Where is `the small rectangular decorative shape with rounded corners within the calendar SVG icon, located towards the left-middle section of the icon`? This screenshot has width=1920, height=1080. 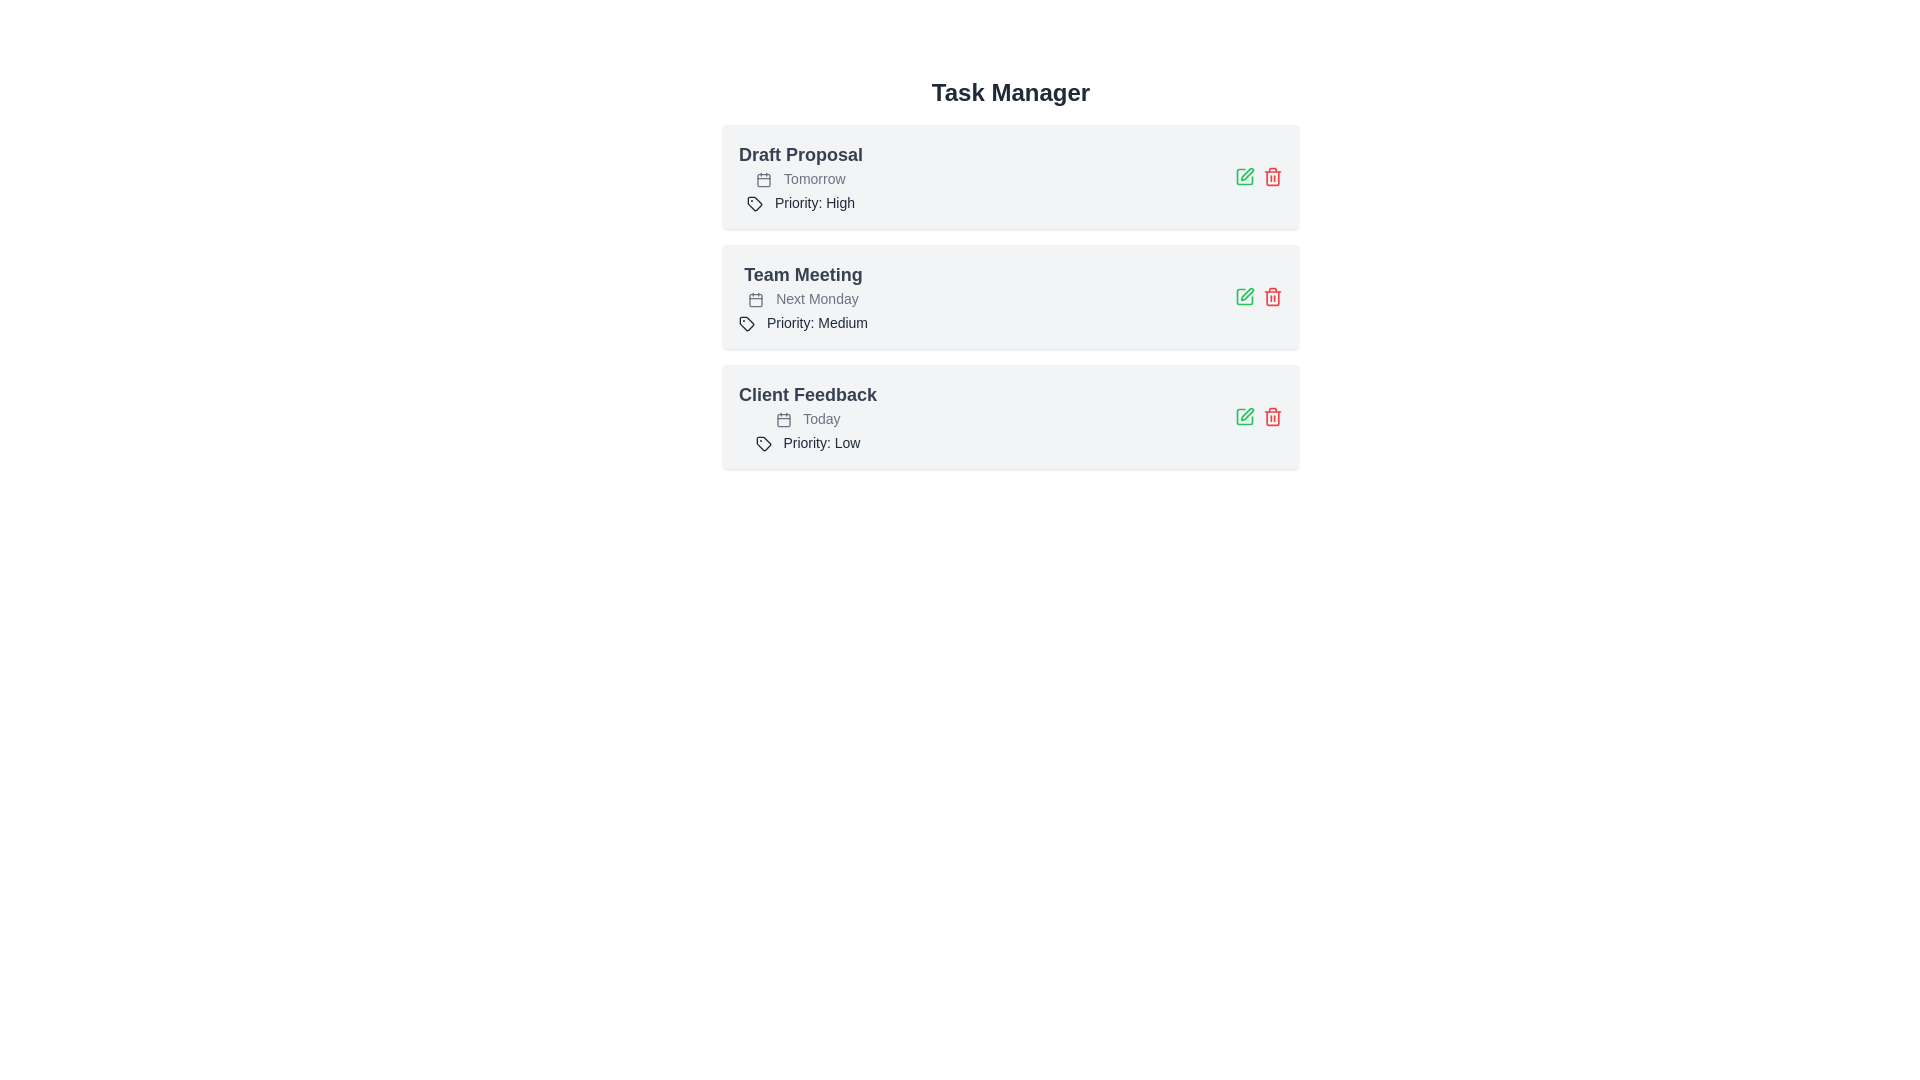
the small rectangular decorative shape with rounded corners within the calendar SVG icon, located towards the left-middle section of the icon is located at coordinates (755, 300).